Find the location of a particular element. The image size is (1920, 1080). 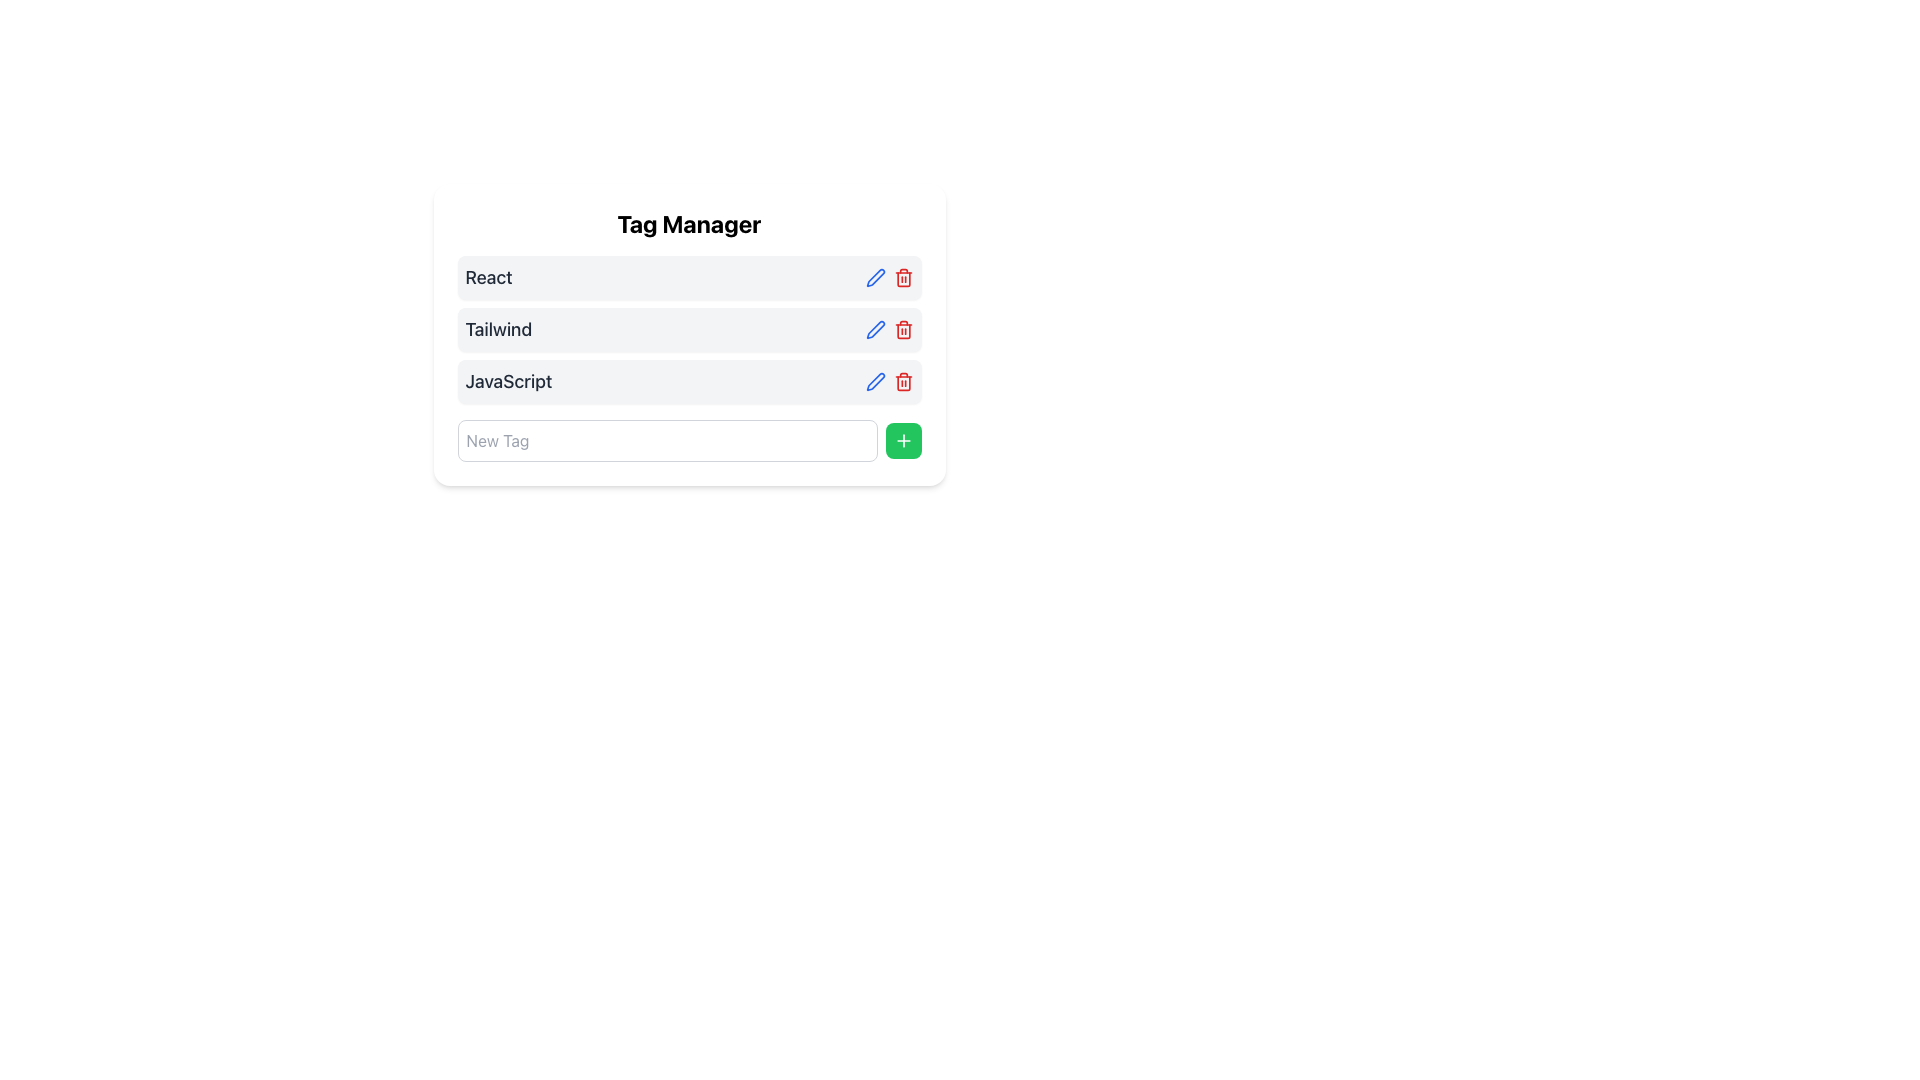

the red trash bin icon in the group of interactive icons located at the top-right corner of the 'Tailwind' item row is located at coordinates (888, 329).